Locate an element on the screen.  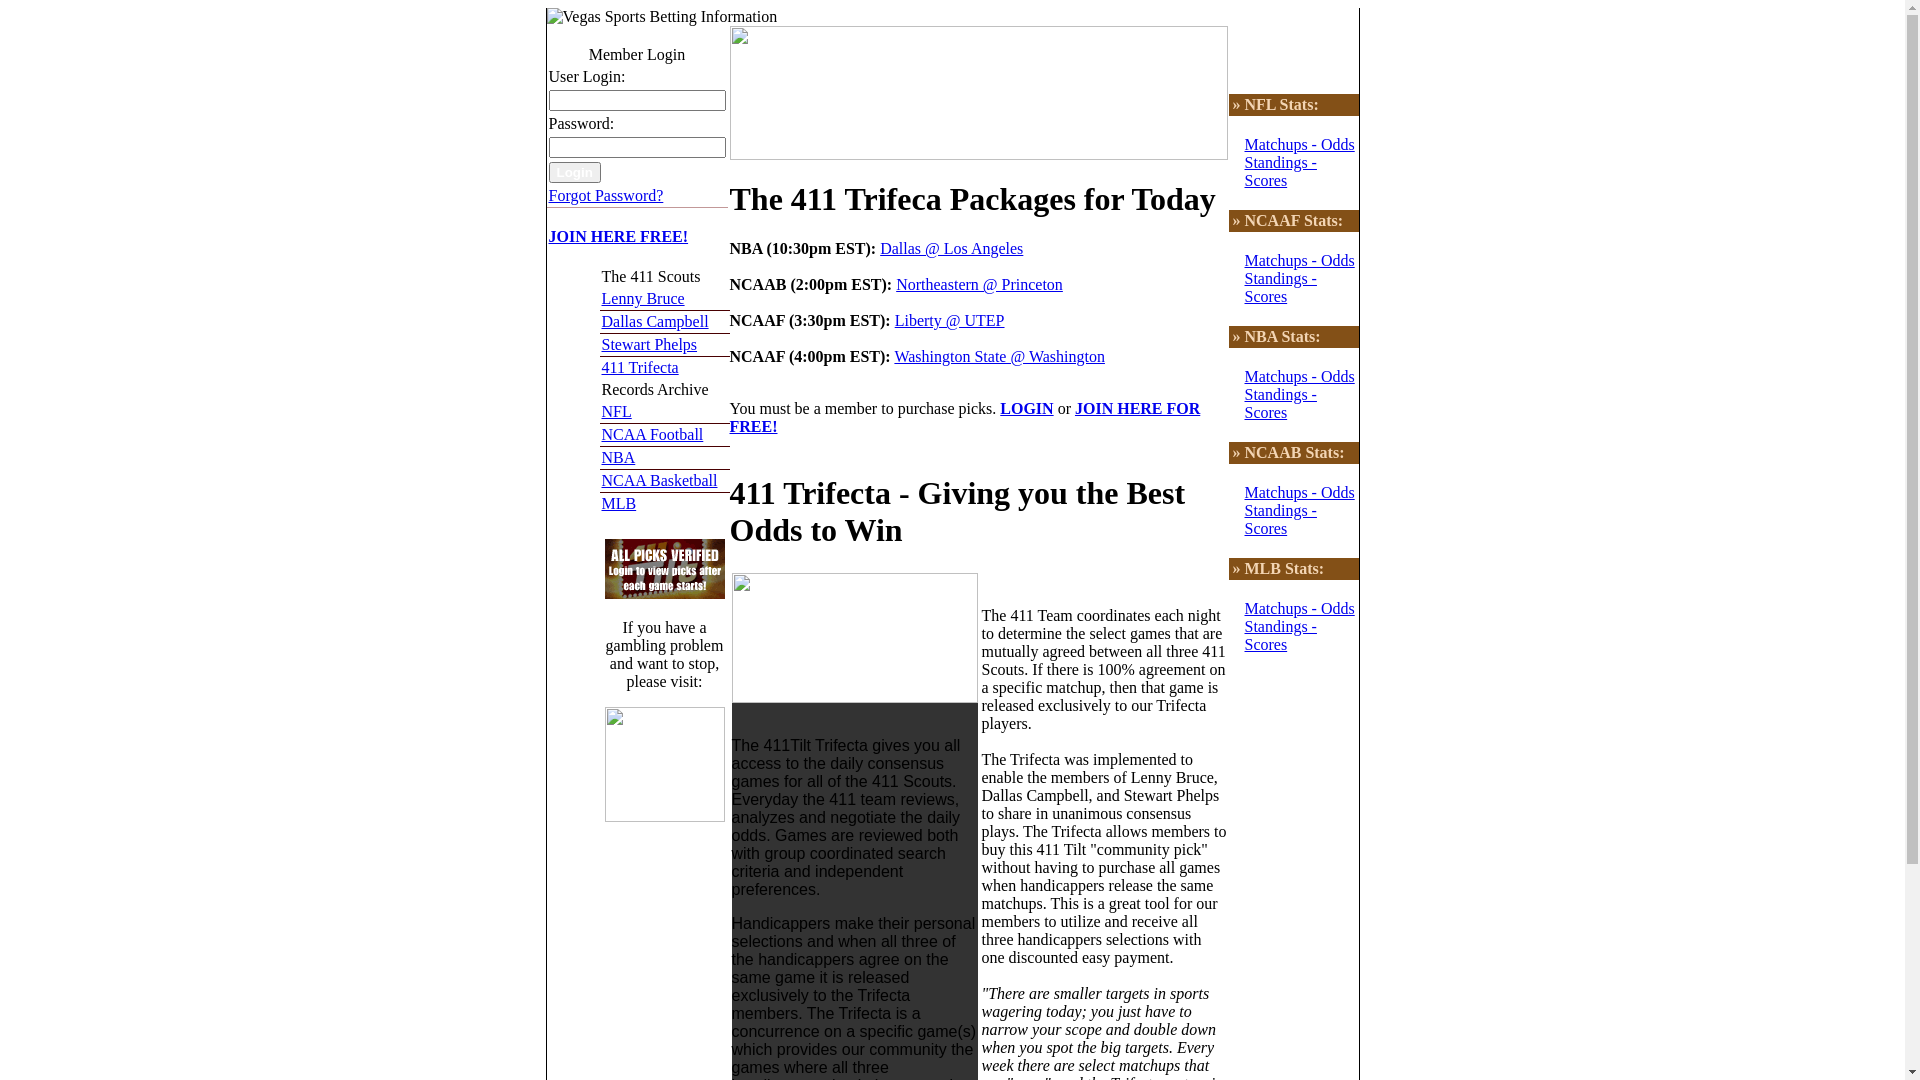
'Northeastern @ Princeton' is located at coordinates (979, 284).